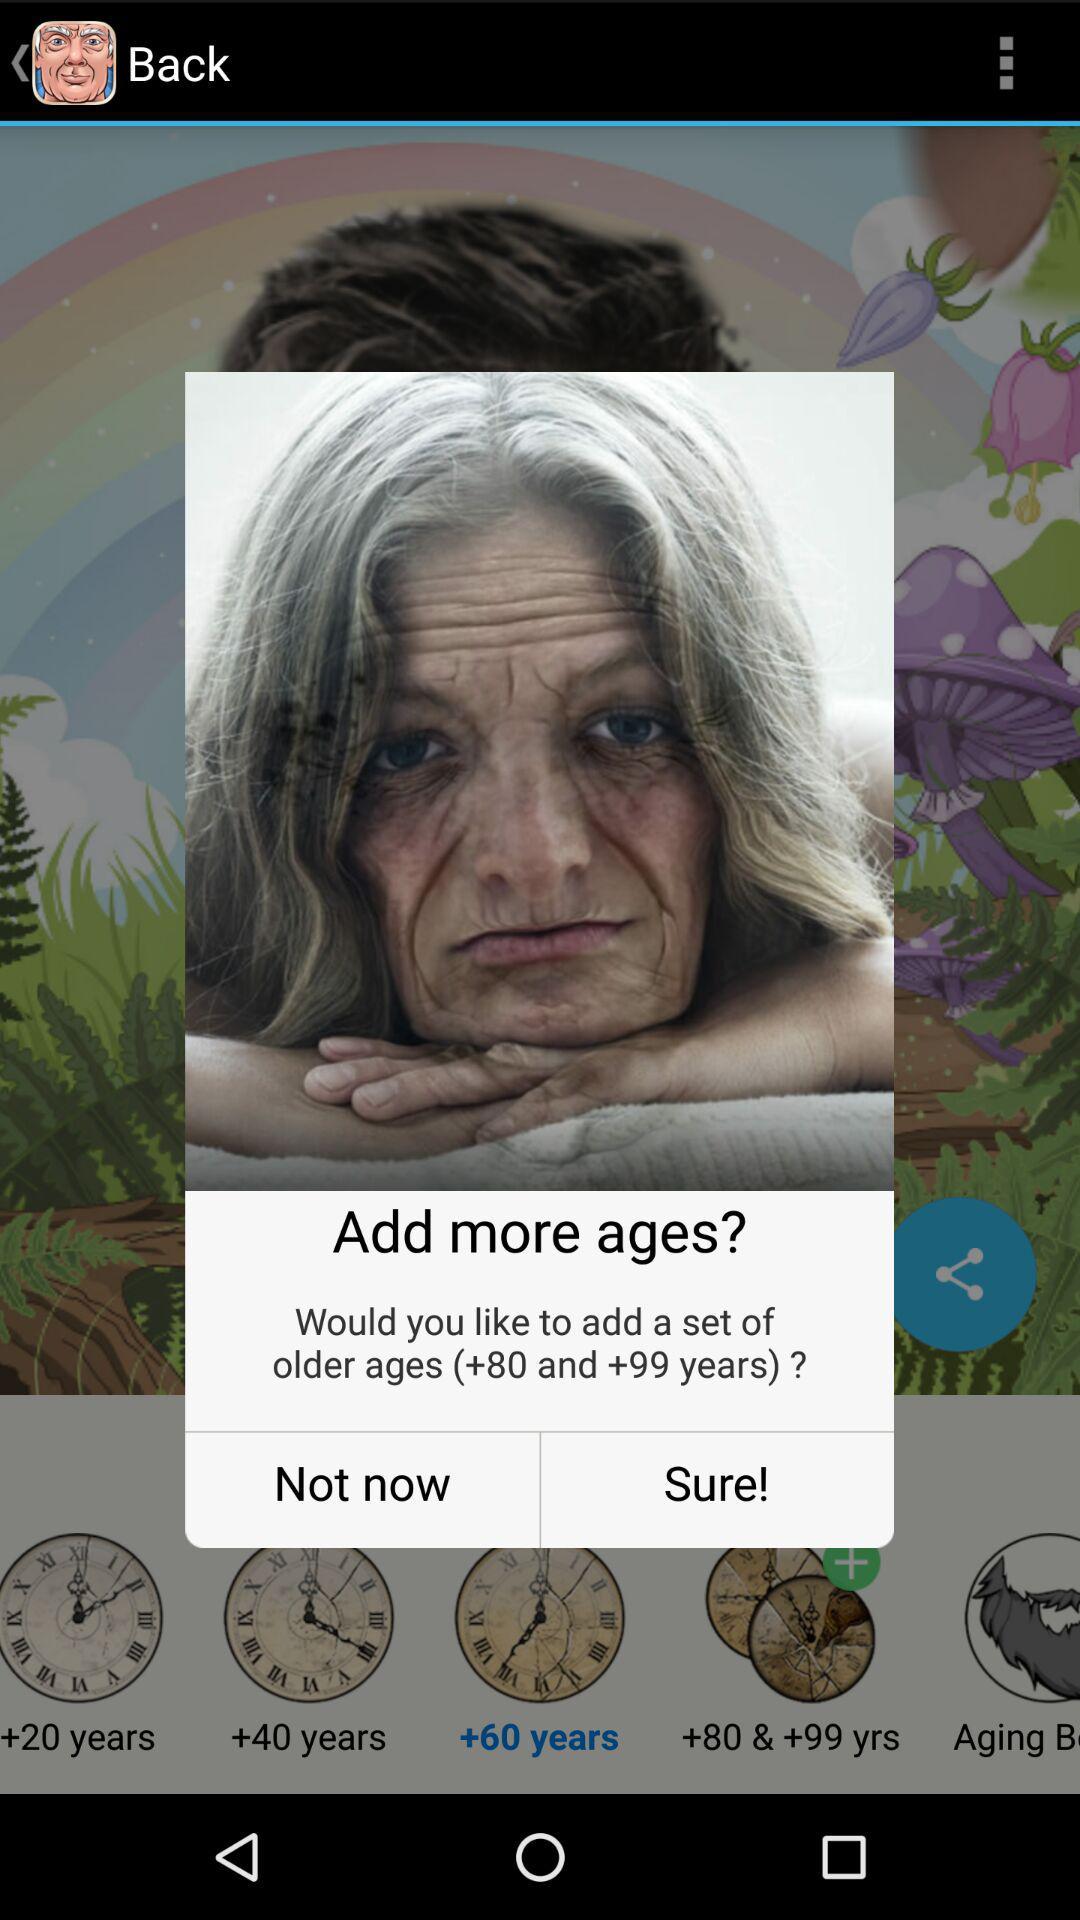  What do you see at coordinates (958, 1362) in the screenshot?
I see `the share icon` at bounding box center [958, 1362].